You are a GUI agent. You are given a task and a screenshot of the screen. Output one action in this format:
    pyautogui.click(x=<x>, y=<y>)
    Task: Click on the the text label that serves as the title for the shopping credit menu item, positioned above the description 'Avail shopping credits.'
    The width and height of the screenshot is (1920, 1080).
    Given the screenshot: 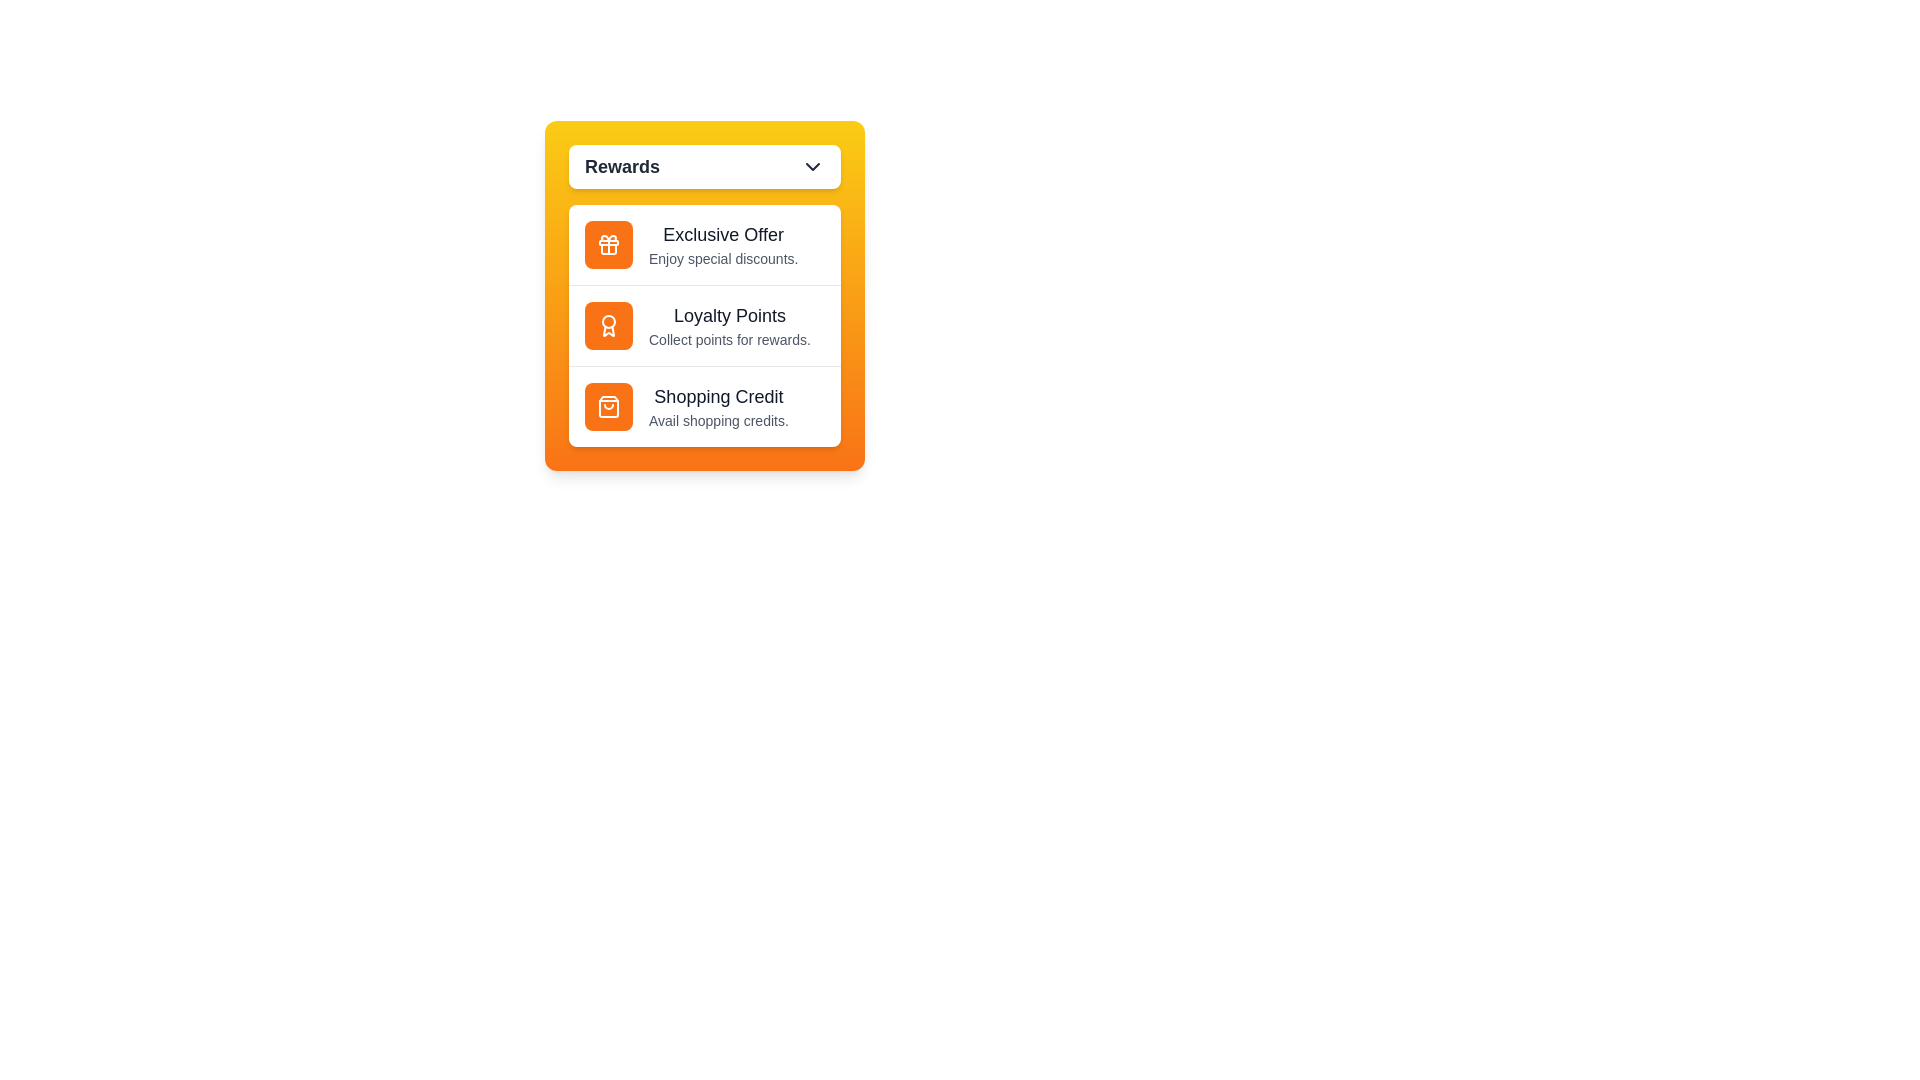 What is the action you would take?
    pyautogui.click(x=718, y=397)
    